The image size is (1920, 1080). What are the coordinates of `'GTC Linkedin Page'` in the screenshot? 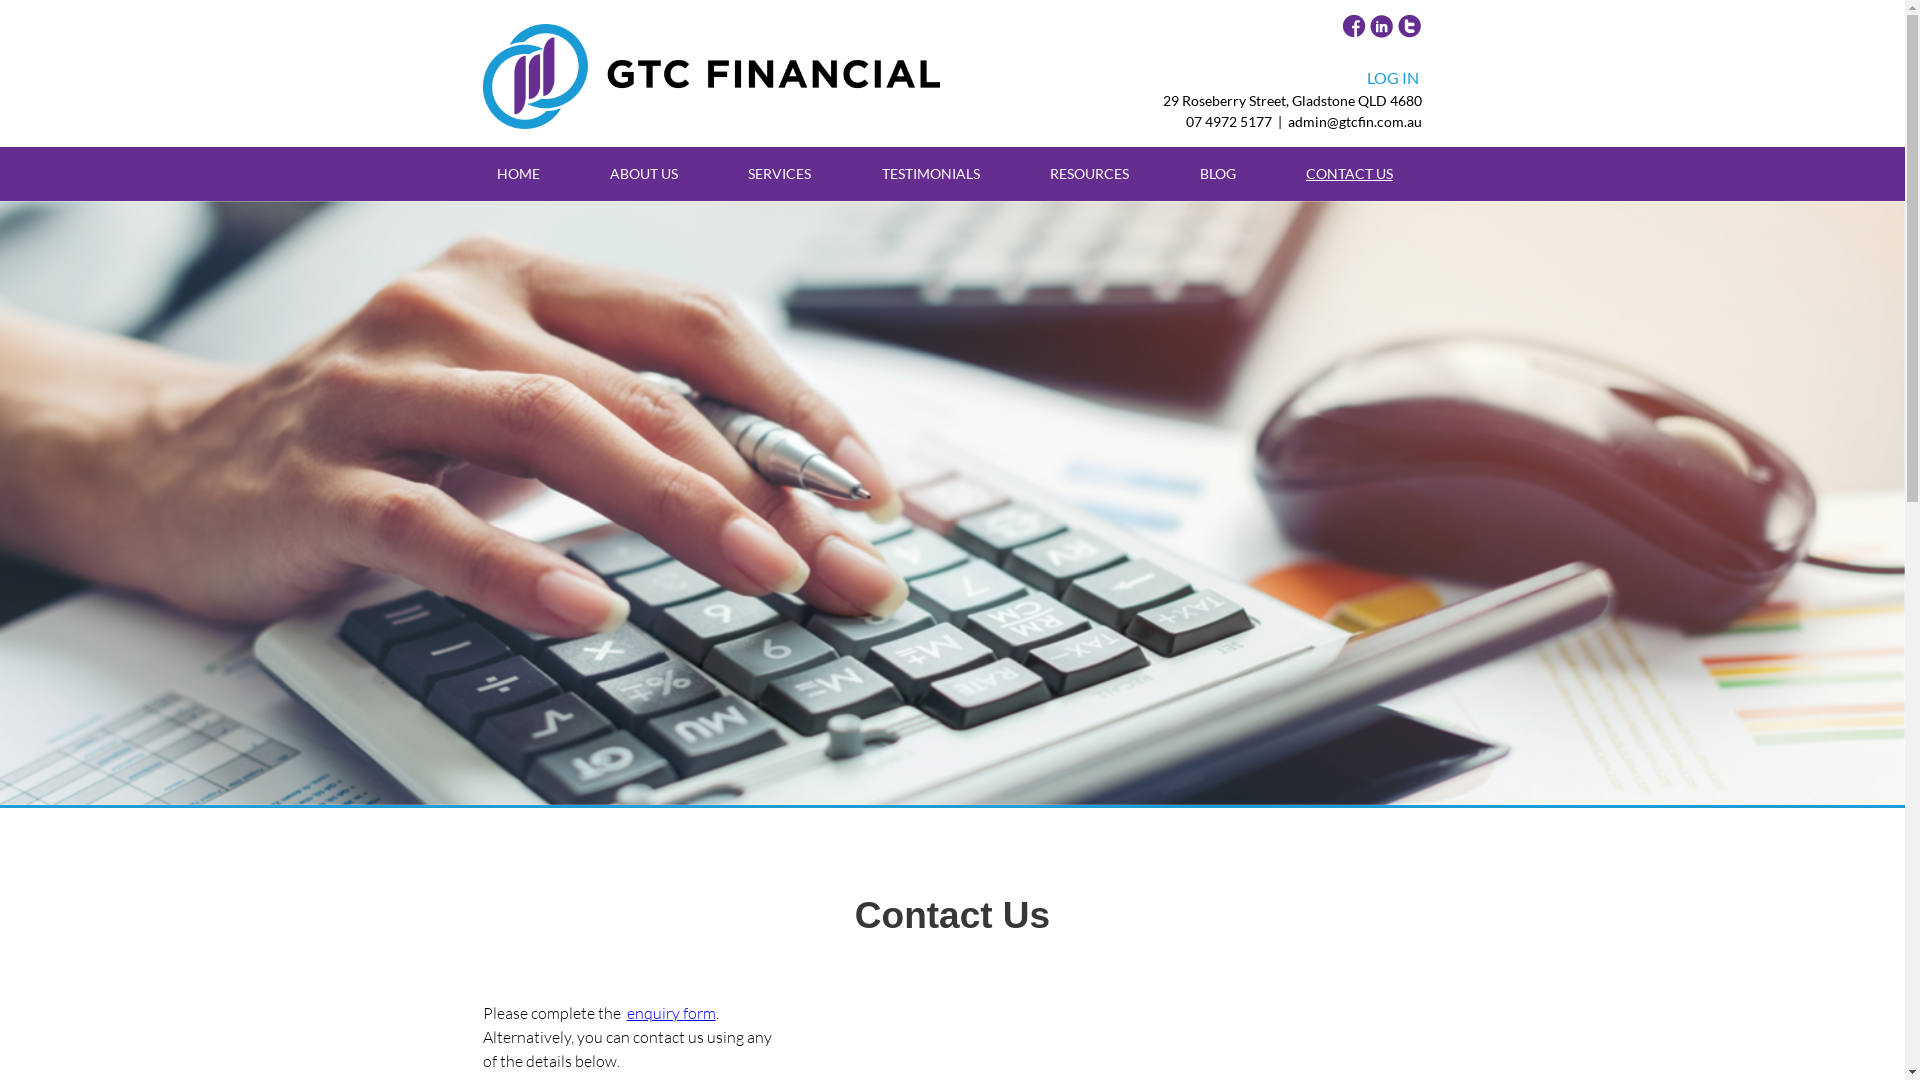 It's located at (1381, 27).